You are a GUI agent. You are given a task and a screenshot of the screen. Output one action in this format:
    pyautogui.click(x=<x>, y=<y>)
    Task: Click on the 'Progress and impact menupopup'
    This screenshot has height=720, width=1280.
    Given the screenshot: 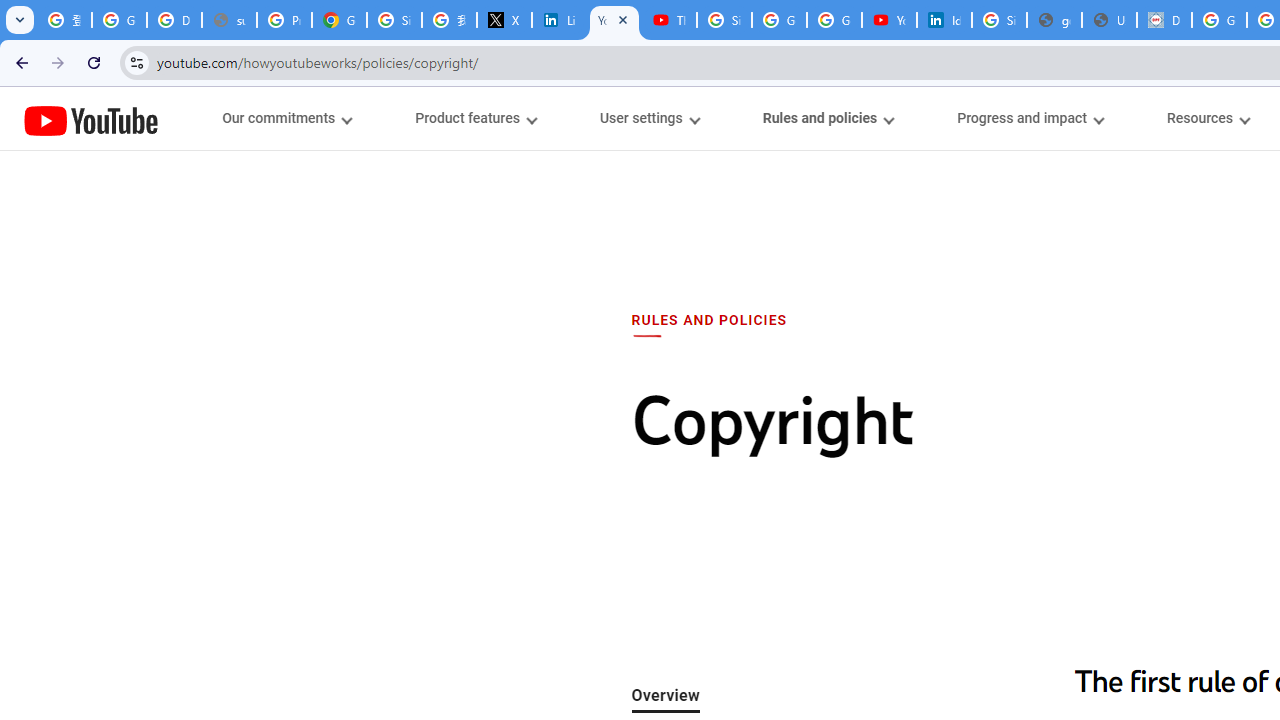 What is the action you would take?
    pyautogui.click(x=1030, y=118)
    